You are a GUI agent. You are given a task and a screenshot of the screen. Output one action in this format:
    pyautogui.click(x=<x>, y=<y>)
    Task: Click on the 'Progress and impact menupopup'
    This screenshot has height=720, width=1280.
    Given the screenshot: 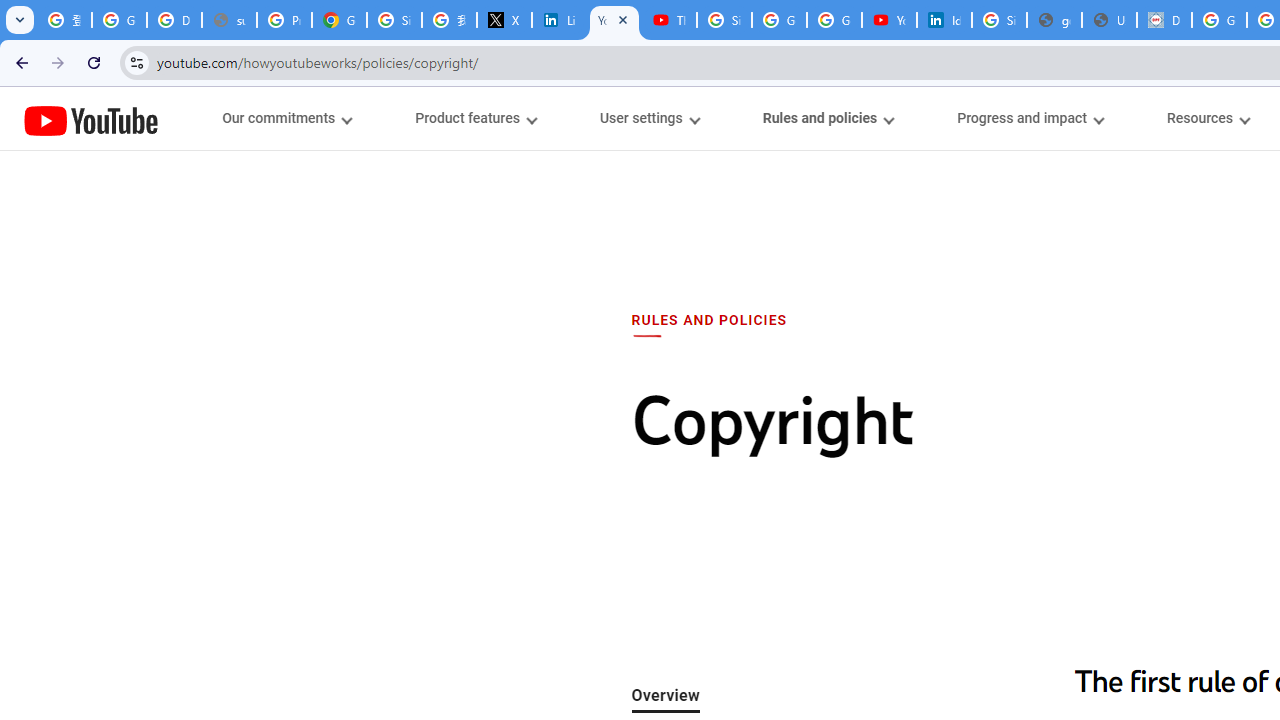 What is the action you would take?
    pyautogui.click(x=1030, y=118)
    